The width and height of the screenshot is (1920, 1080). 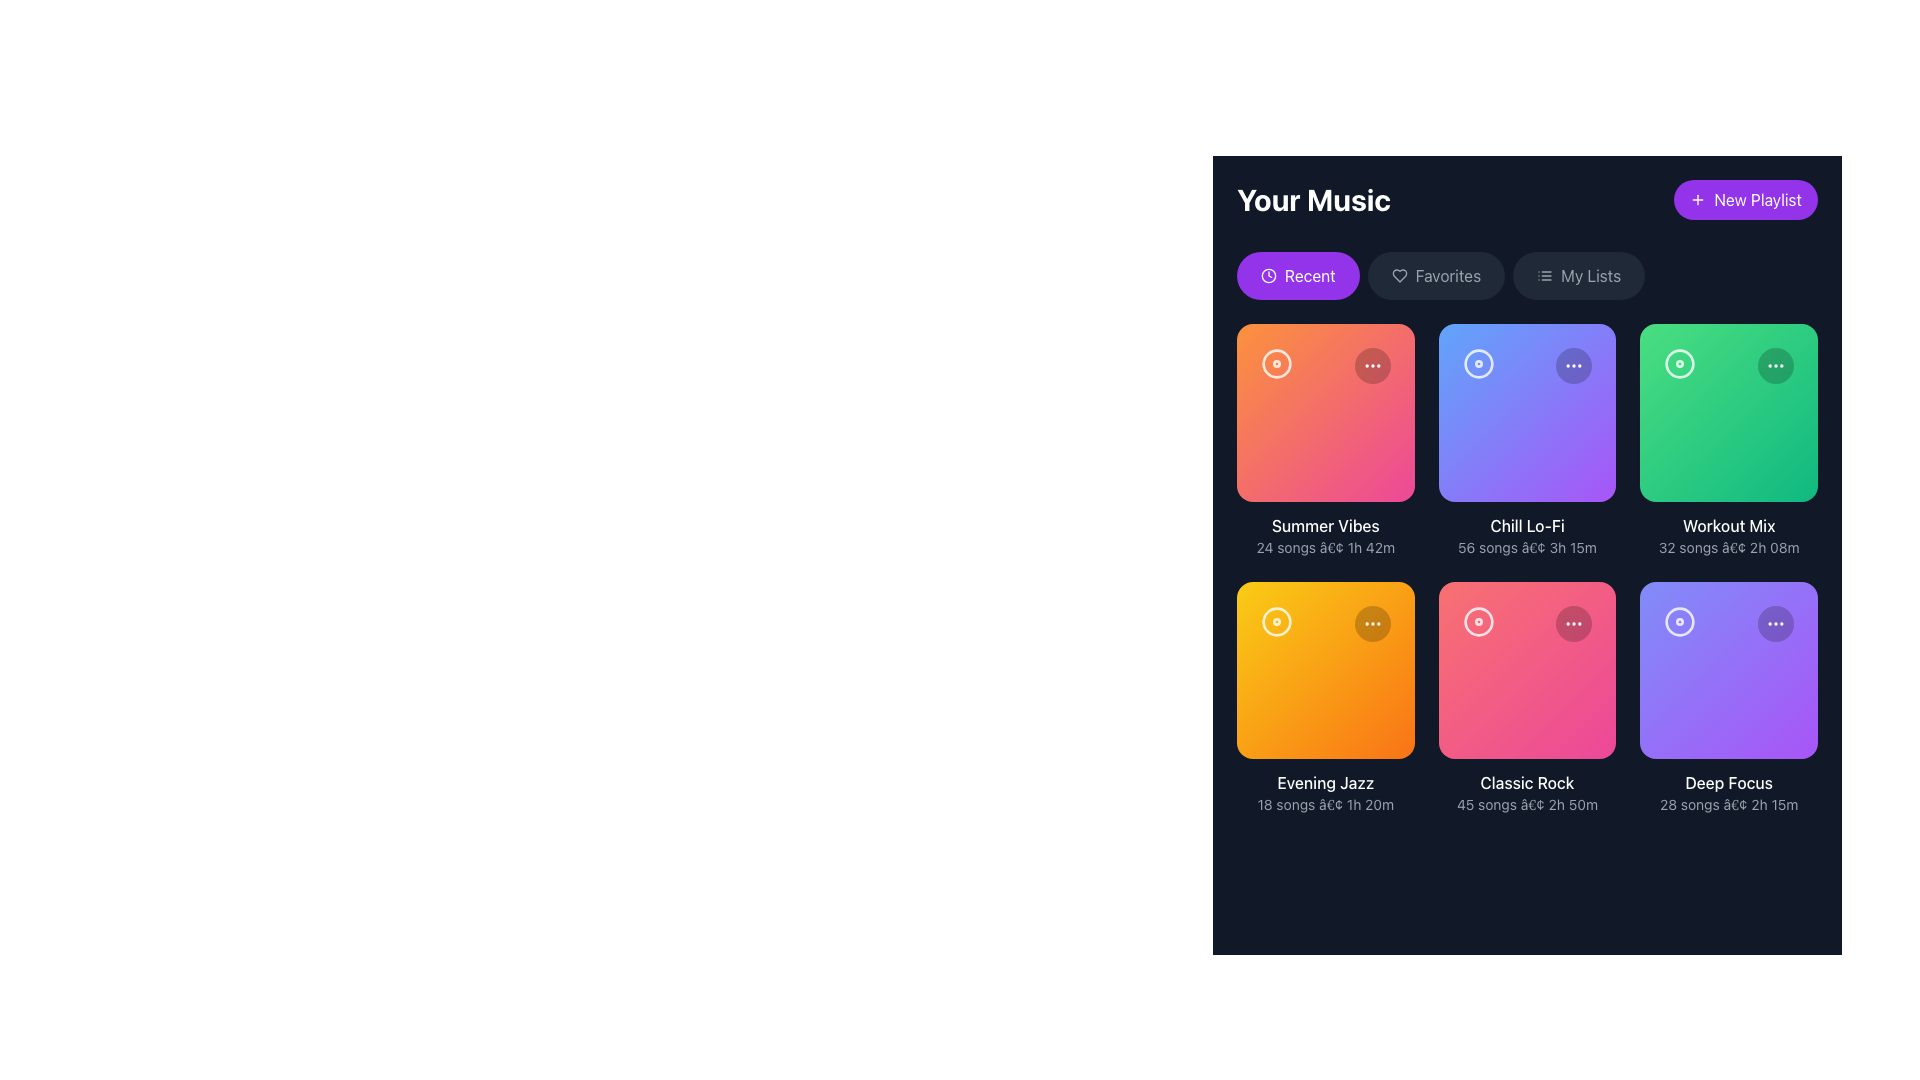 I want to click on the text label displaying 'Classic Rock' in white, located directly under the pink square component in the playlist grid, so click(x=1526, y=782).